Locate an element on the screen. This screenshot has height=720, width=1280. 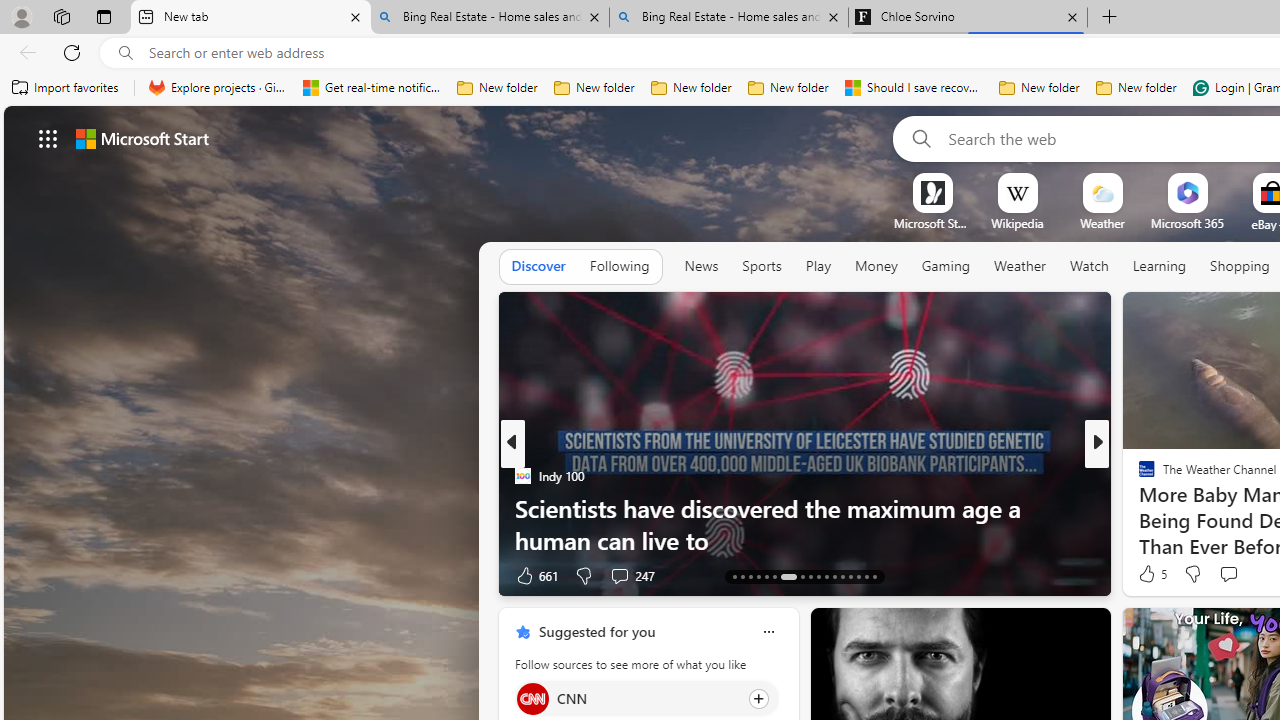
'AutomationID: tab-40' is located at coordinates (858, 577).